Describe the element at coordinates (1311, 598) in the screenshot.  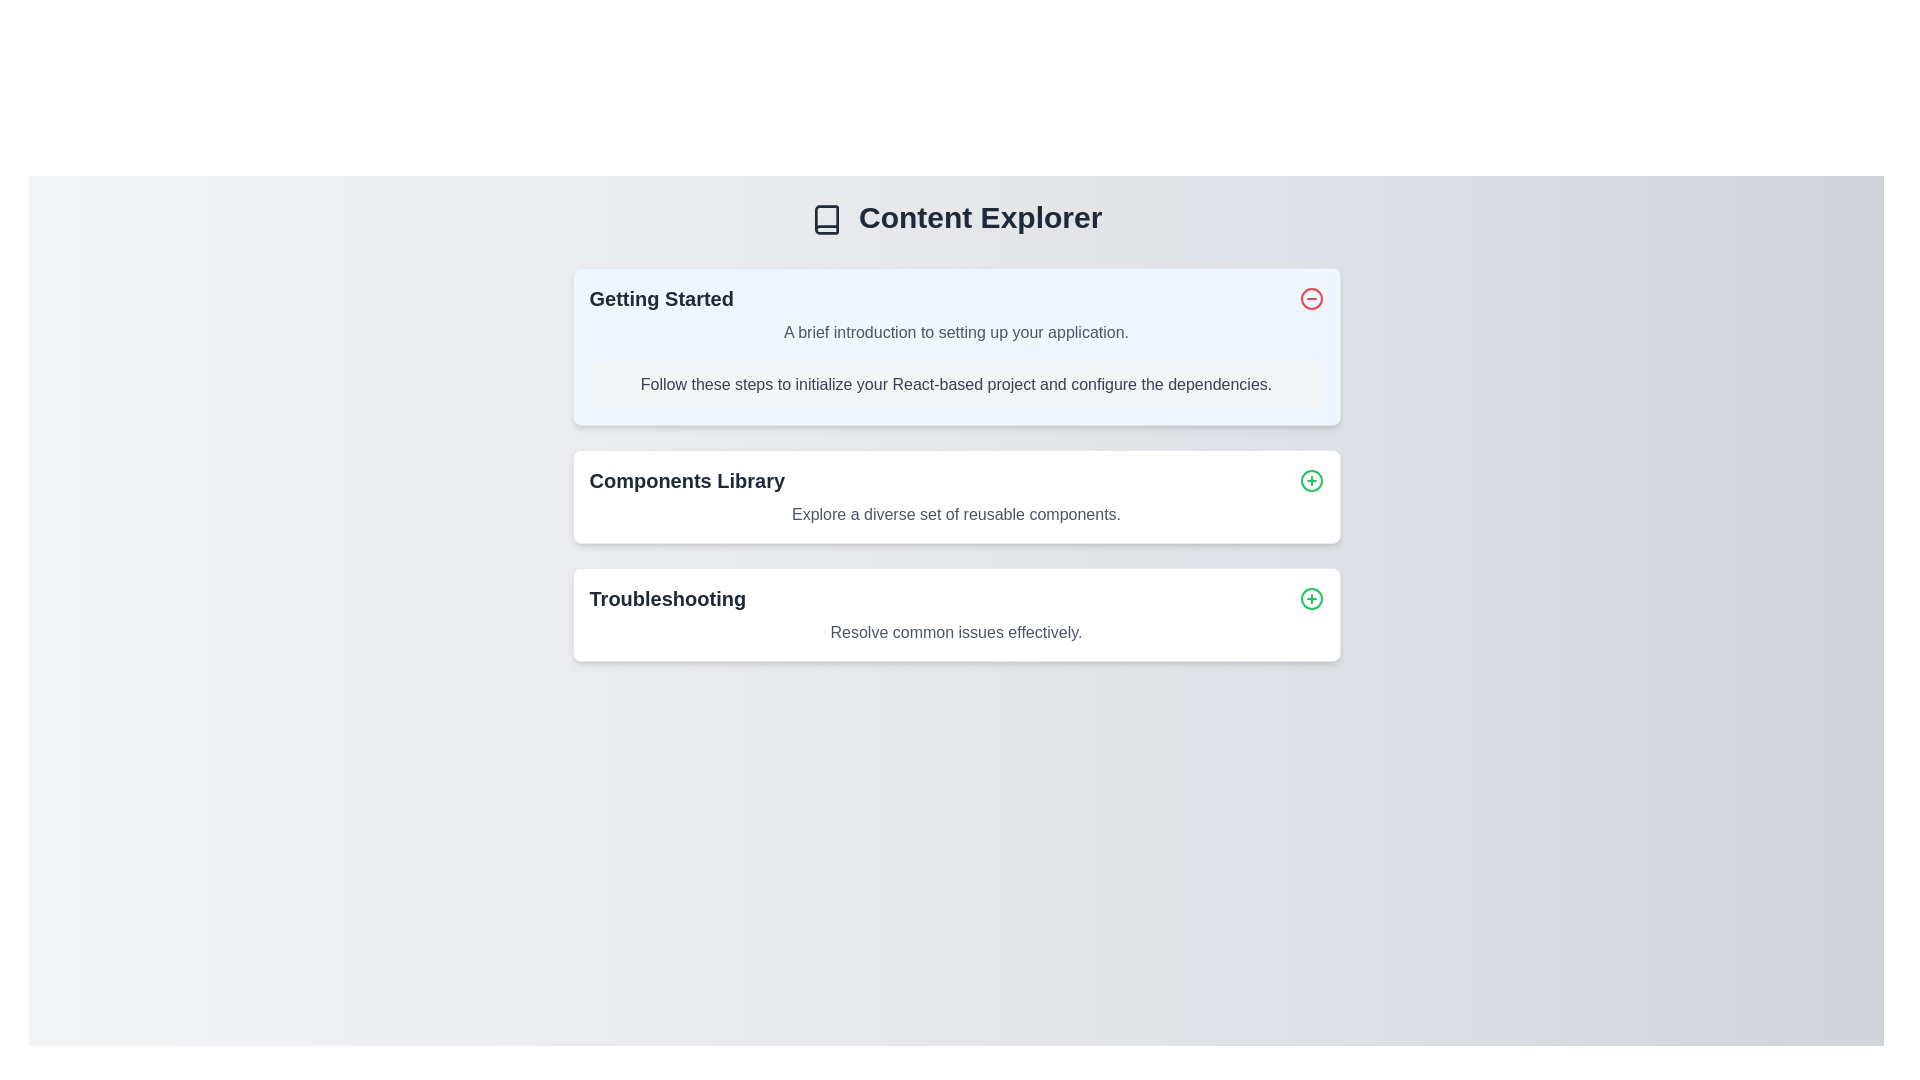
I see `the circular green-bordered icon indicating the 'Troubleshooting' option for additional information` at that location.